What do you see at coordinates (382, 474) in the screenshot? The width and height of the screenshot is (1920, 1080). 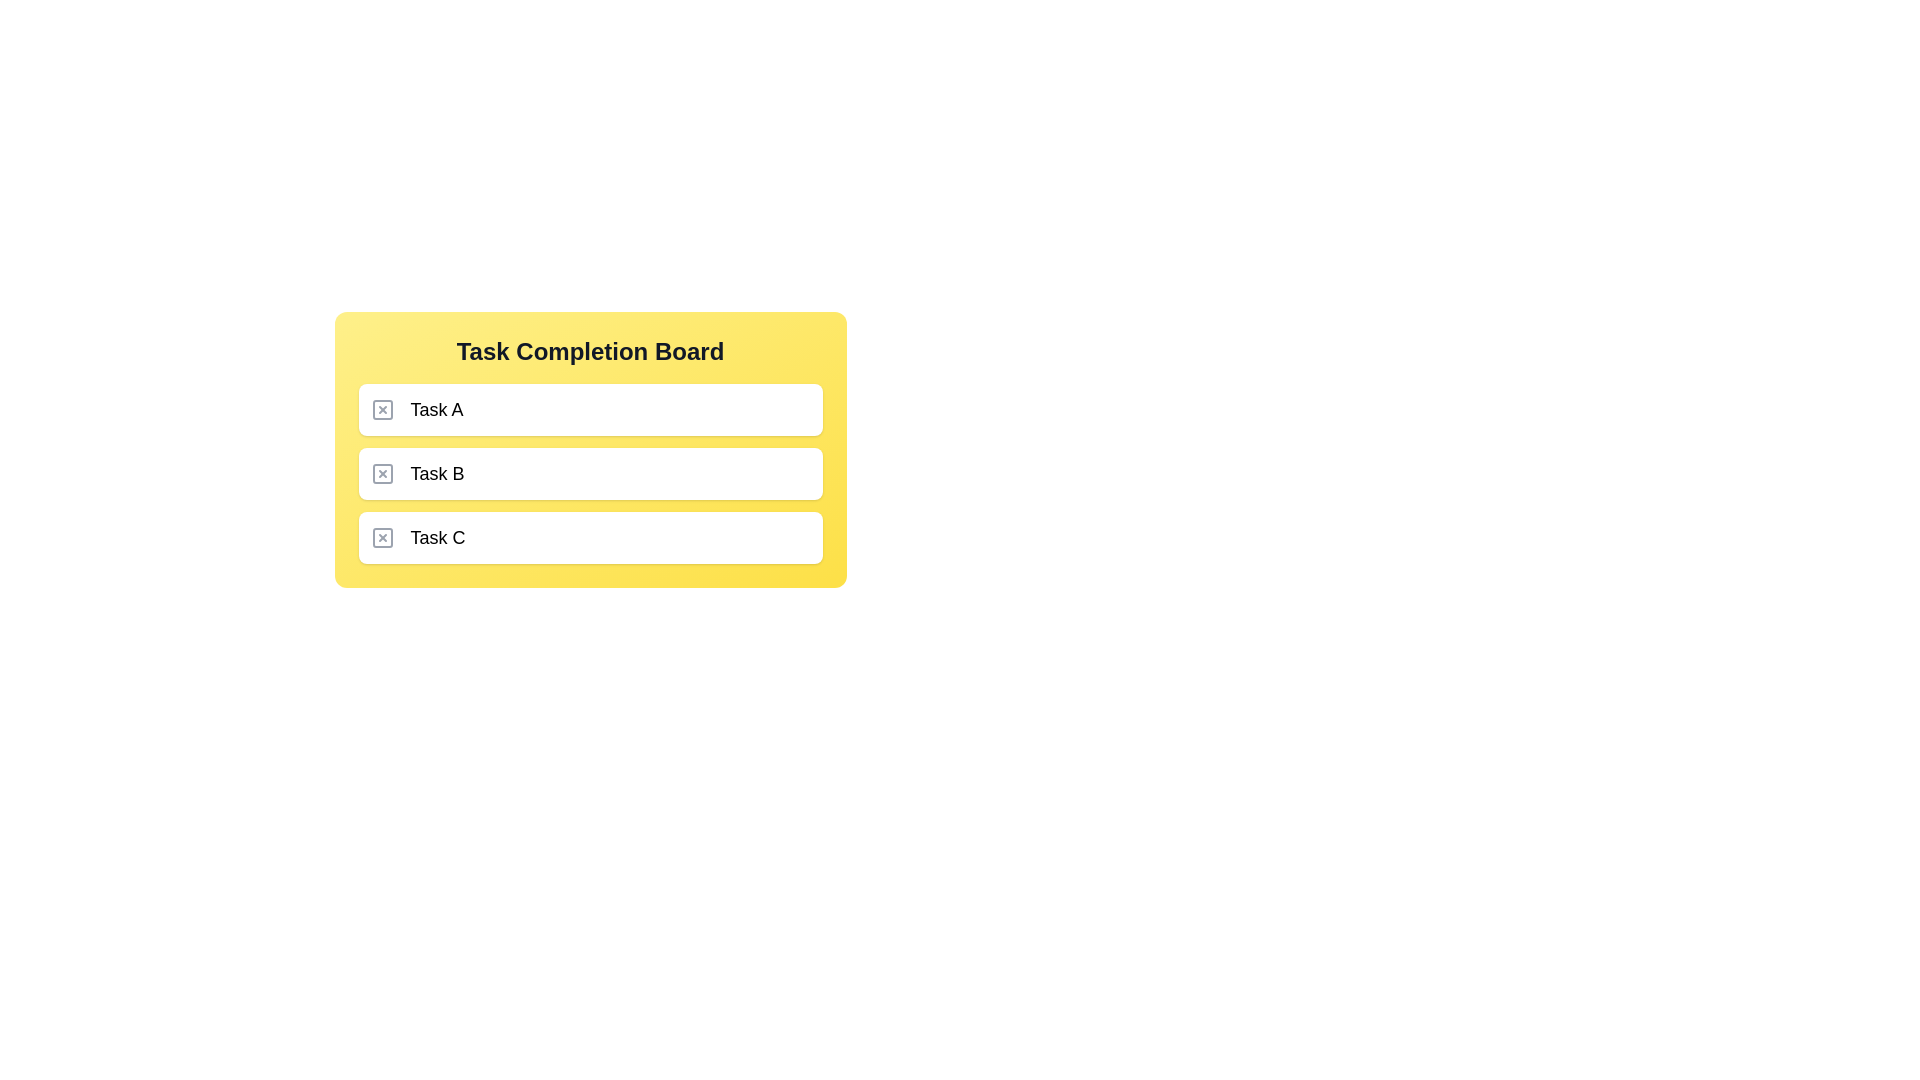 I see `the delete button located to the left of the text labeled 'Task B' in the second row of the task list within the 'Task Completion Board'` at bounding box center [382, 474].